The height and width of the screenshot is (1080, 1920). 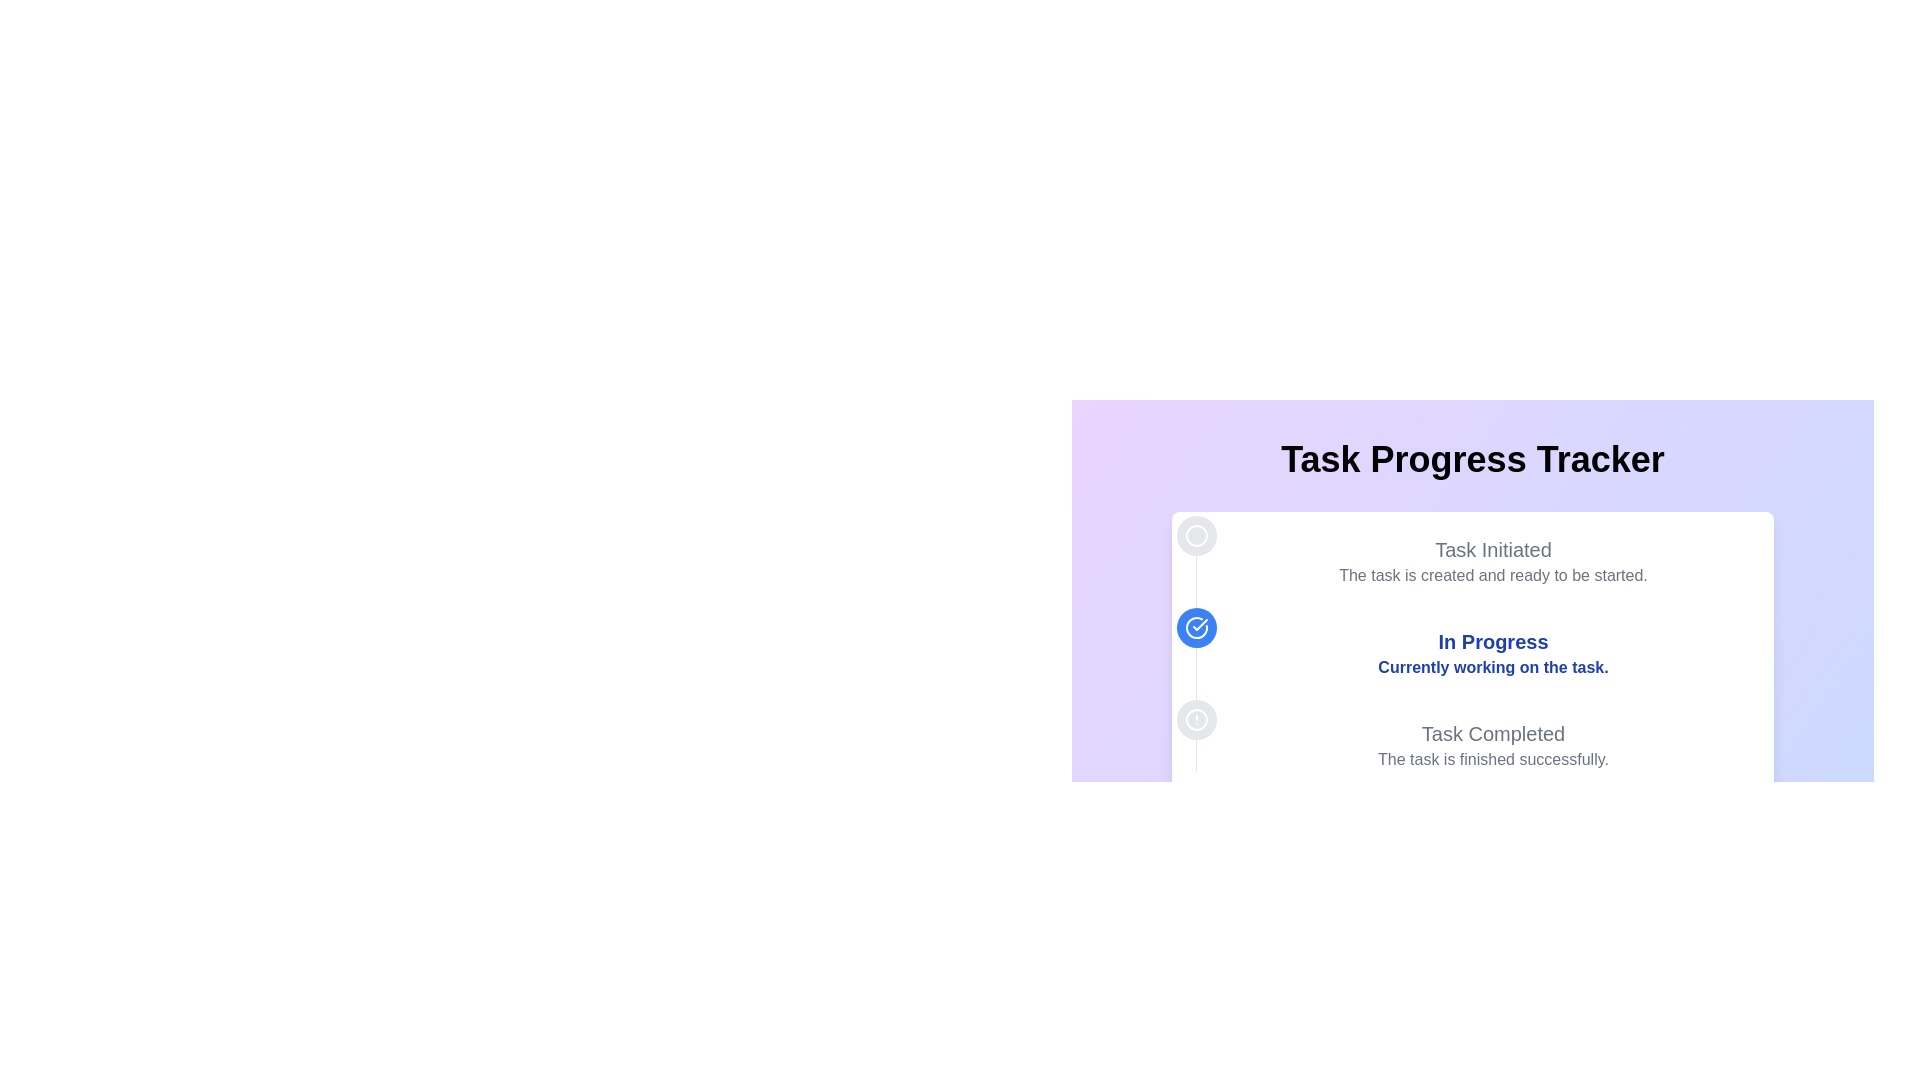 What do you see at coordinates (1493, 575) in the screenshot?
I see `the text element that provides additional details about the current status of a task, located below 'Task Initiated'` at bounding box center [1493, 575].